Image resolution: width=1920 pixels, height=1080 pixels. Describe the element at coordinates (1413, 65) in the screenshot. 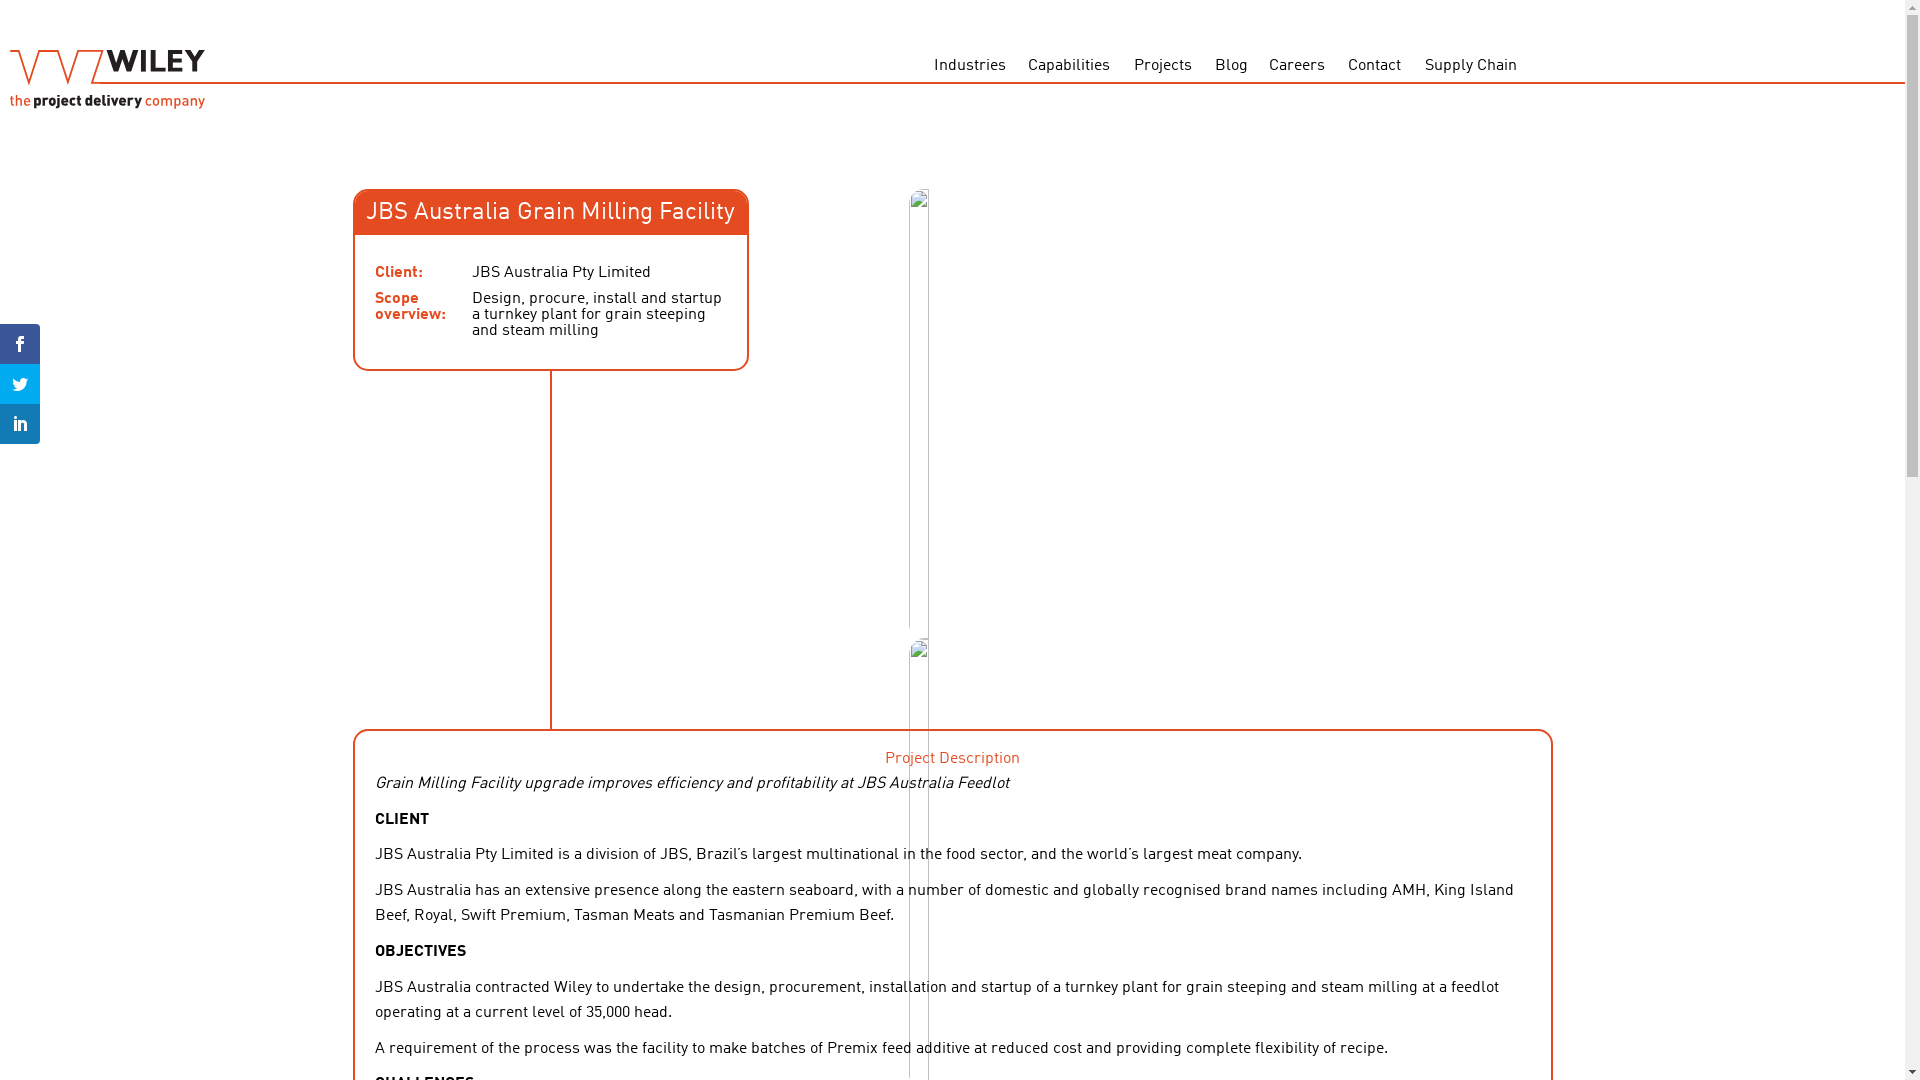

I see `'Supply Chain'` at that location.